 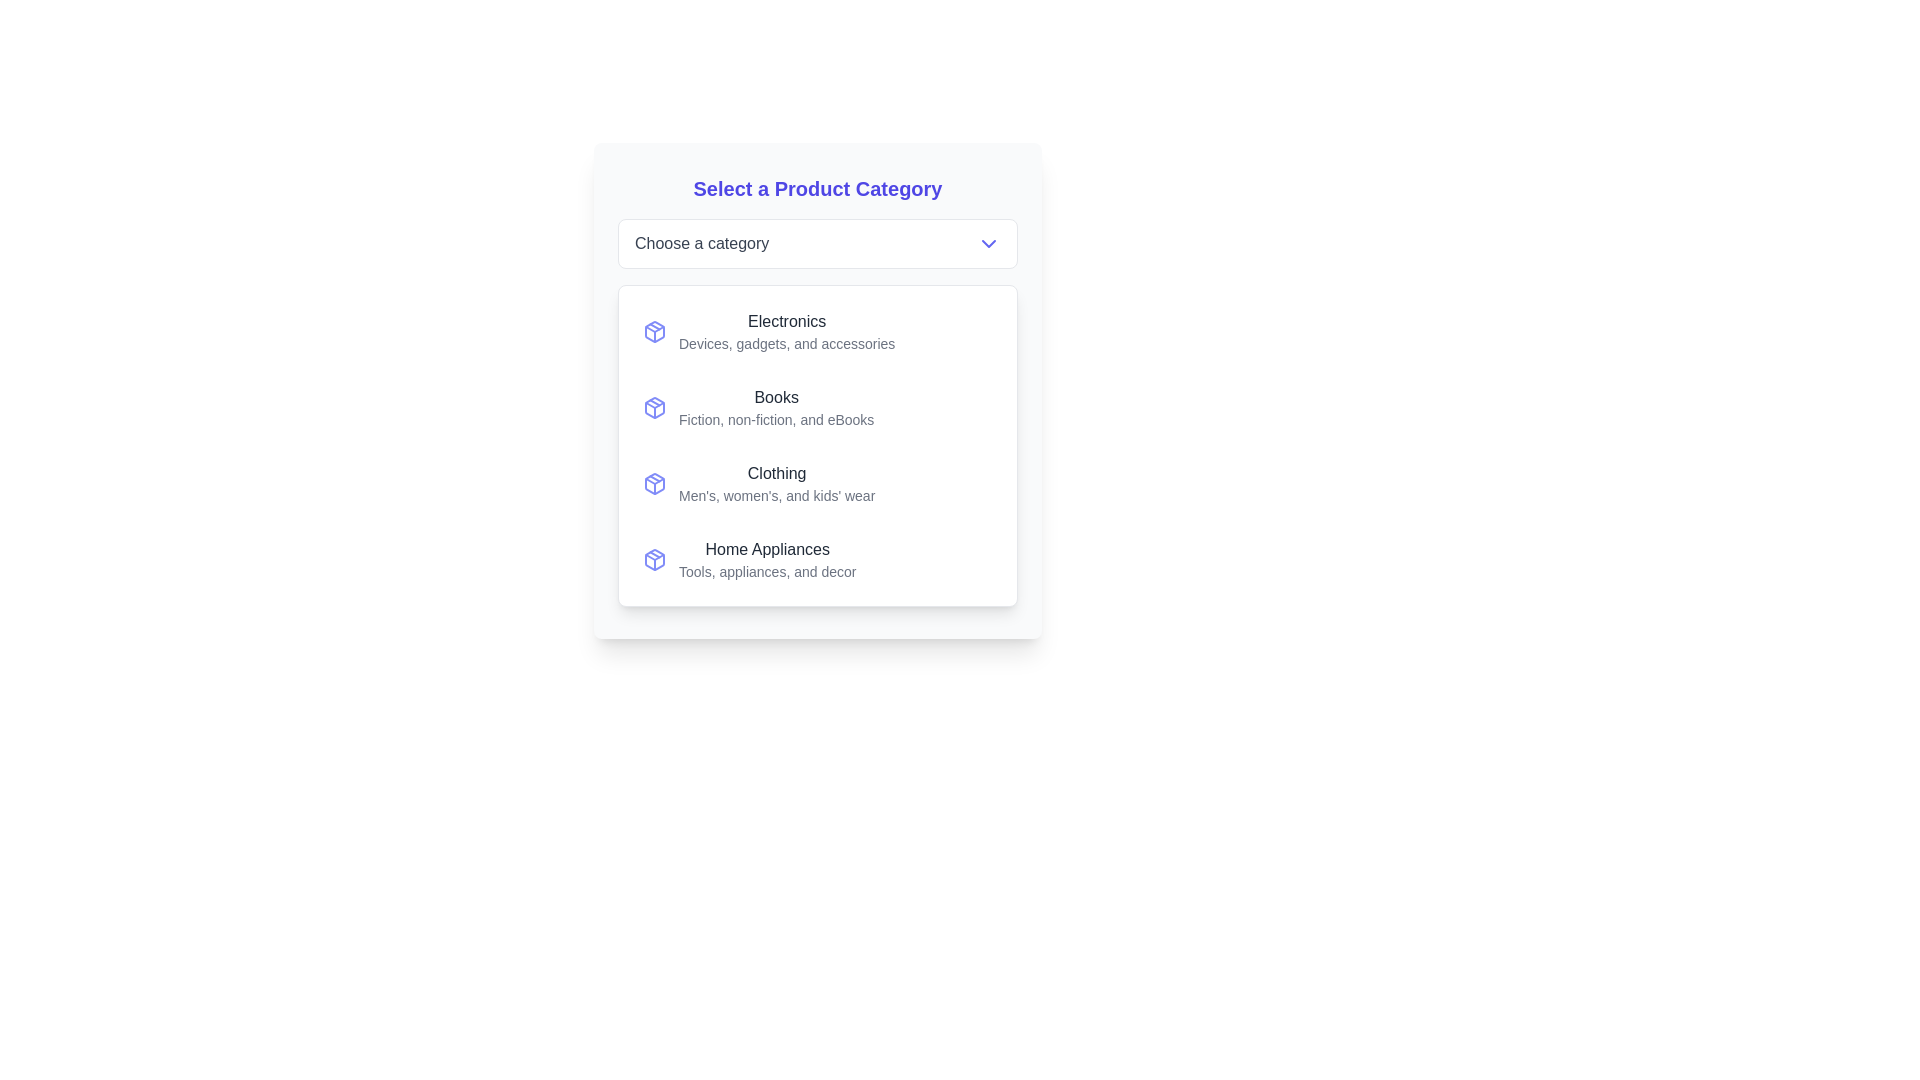 What do you see at coordinates (654, 407) in the screenshot?
I see `the 'Books' category icon located to the left of the 'Books' text in the product categories list` at bounding box center [654, 407].